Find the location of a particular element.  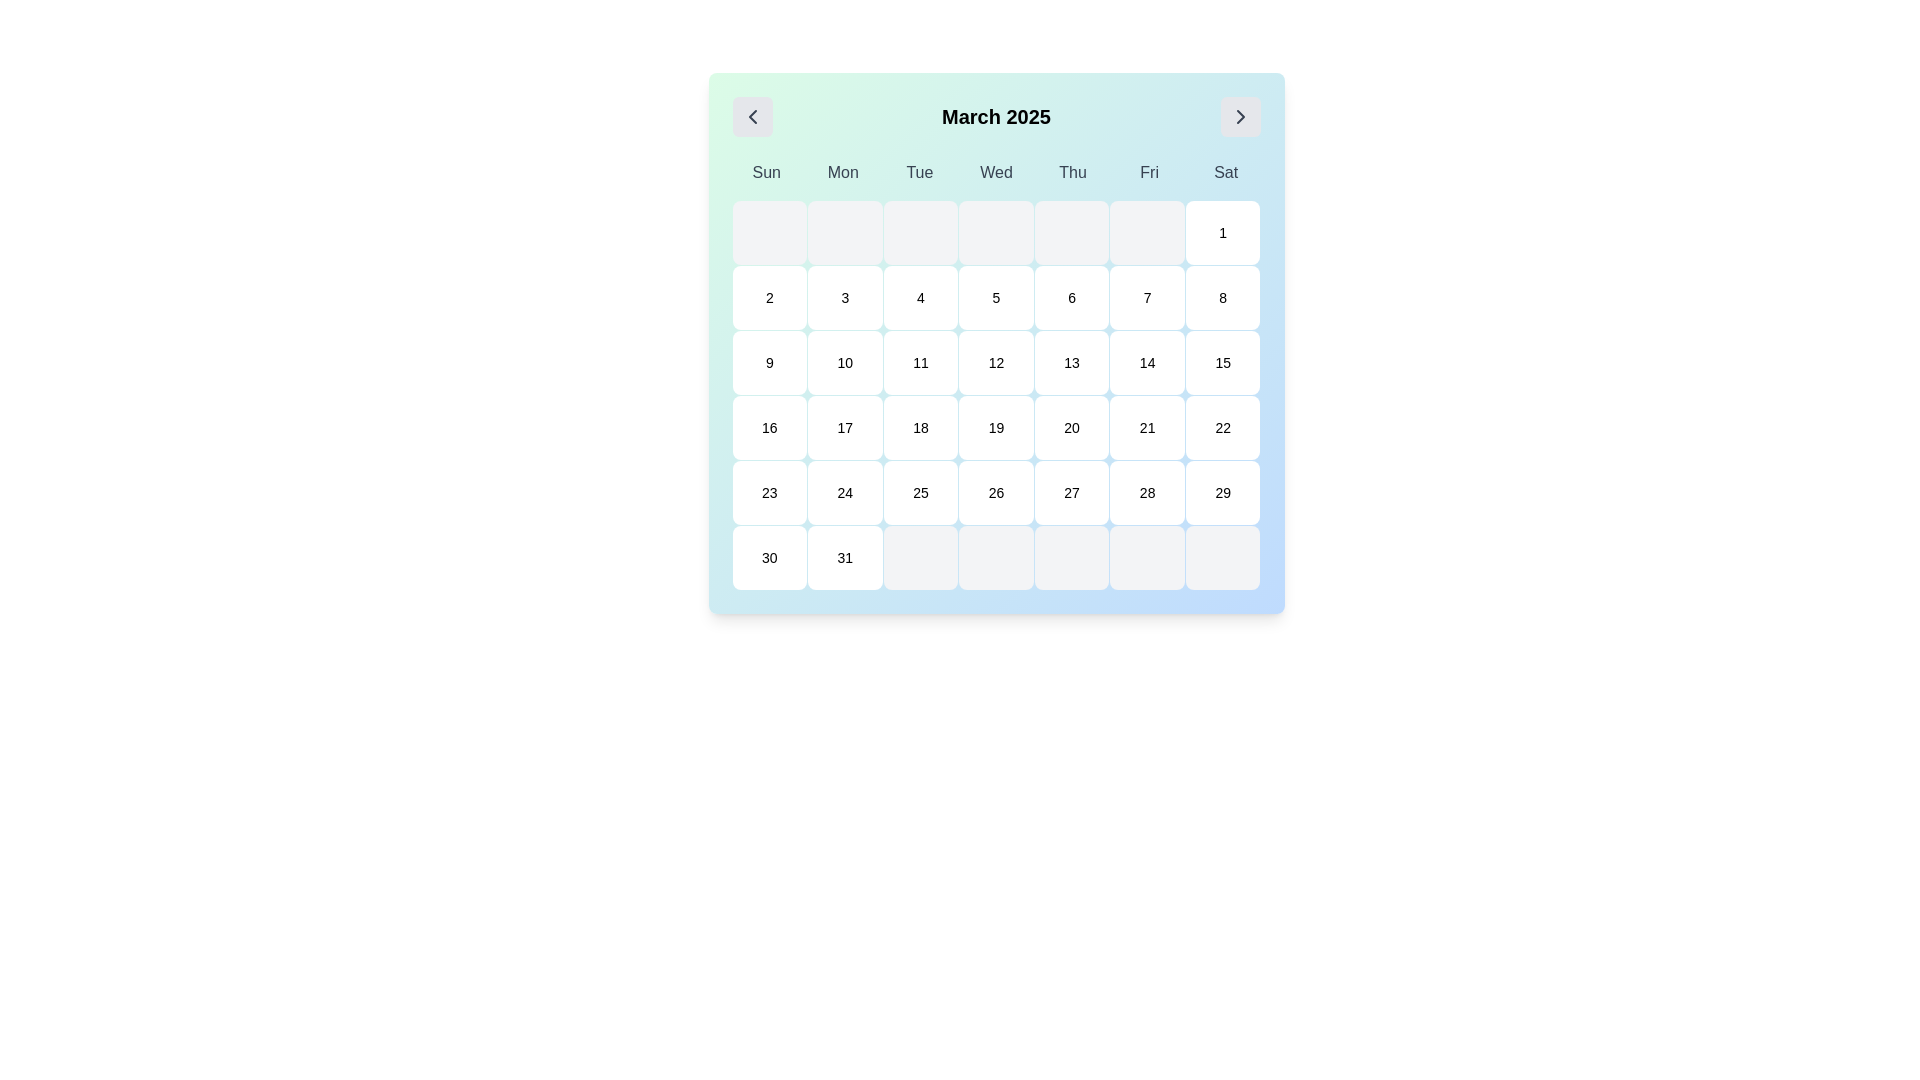

text label displaying 'Tue' in the week header of the calendar interface, which is the third item in a row of day abbreviations is located at coordinates (918, 172).